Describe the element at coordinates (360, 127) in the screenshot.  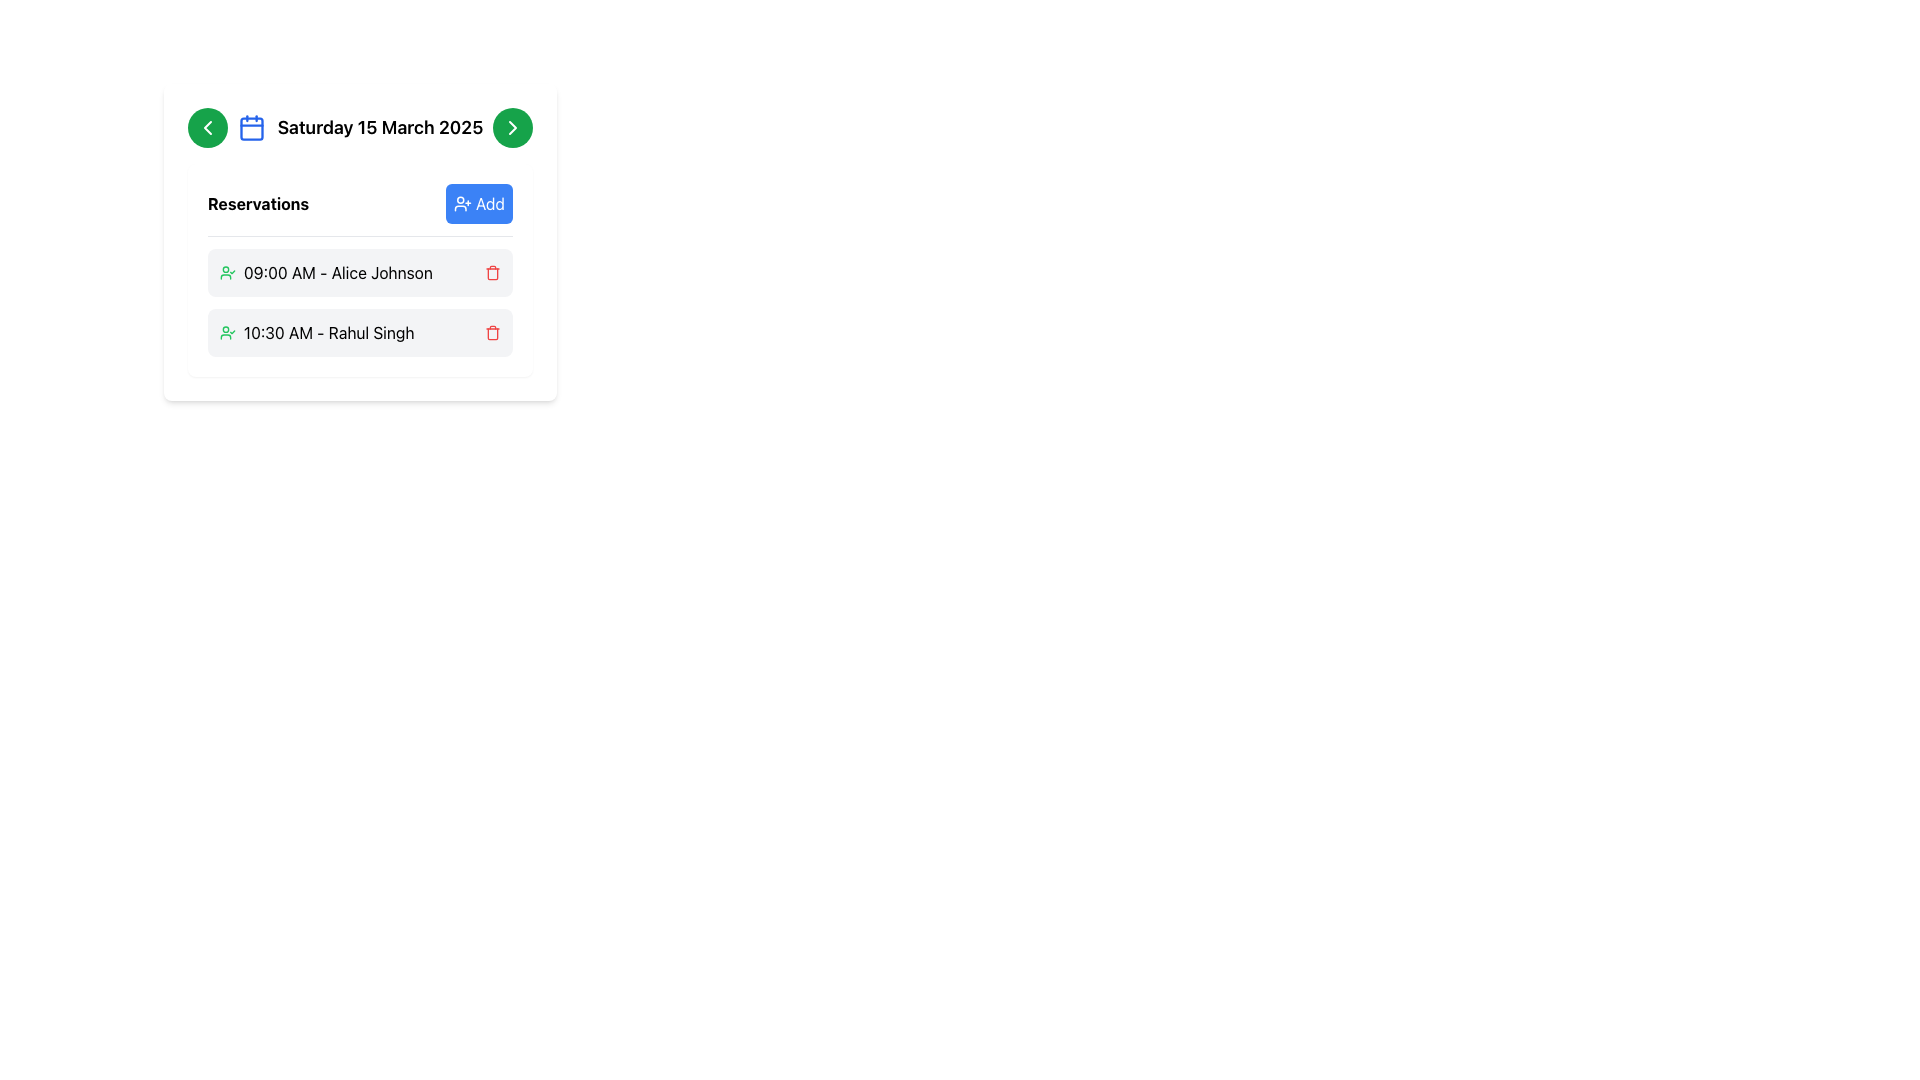
I see `the text label displaying the date 'Saturday 15 March 2025', which is bold and located next to a blue outlined calendar icon` at that location.